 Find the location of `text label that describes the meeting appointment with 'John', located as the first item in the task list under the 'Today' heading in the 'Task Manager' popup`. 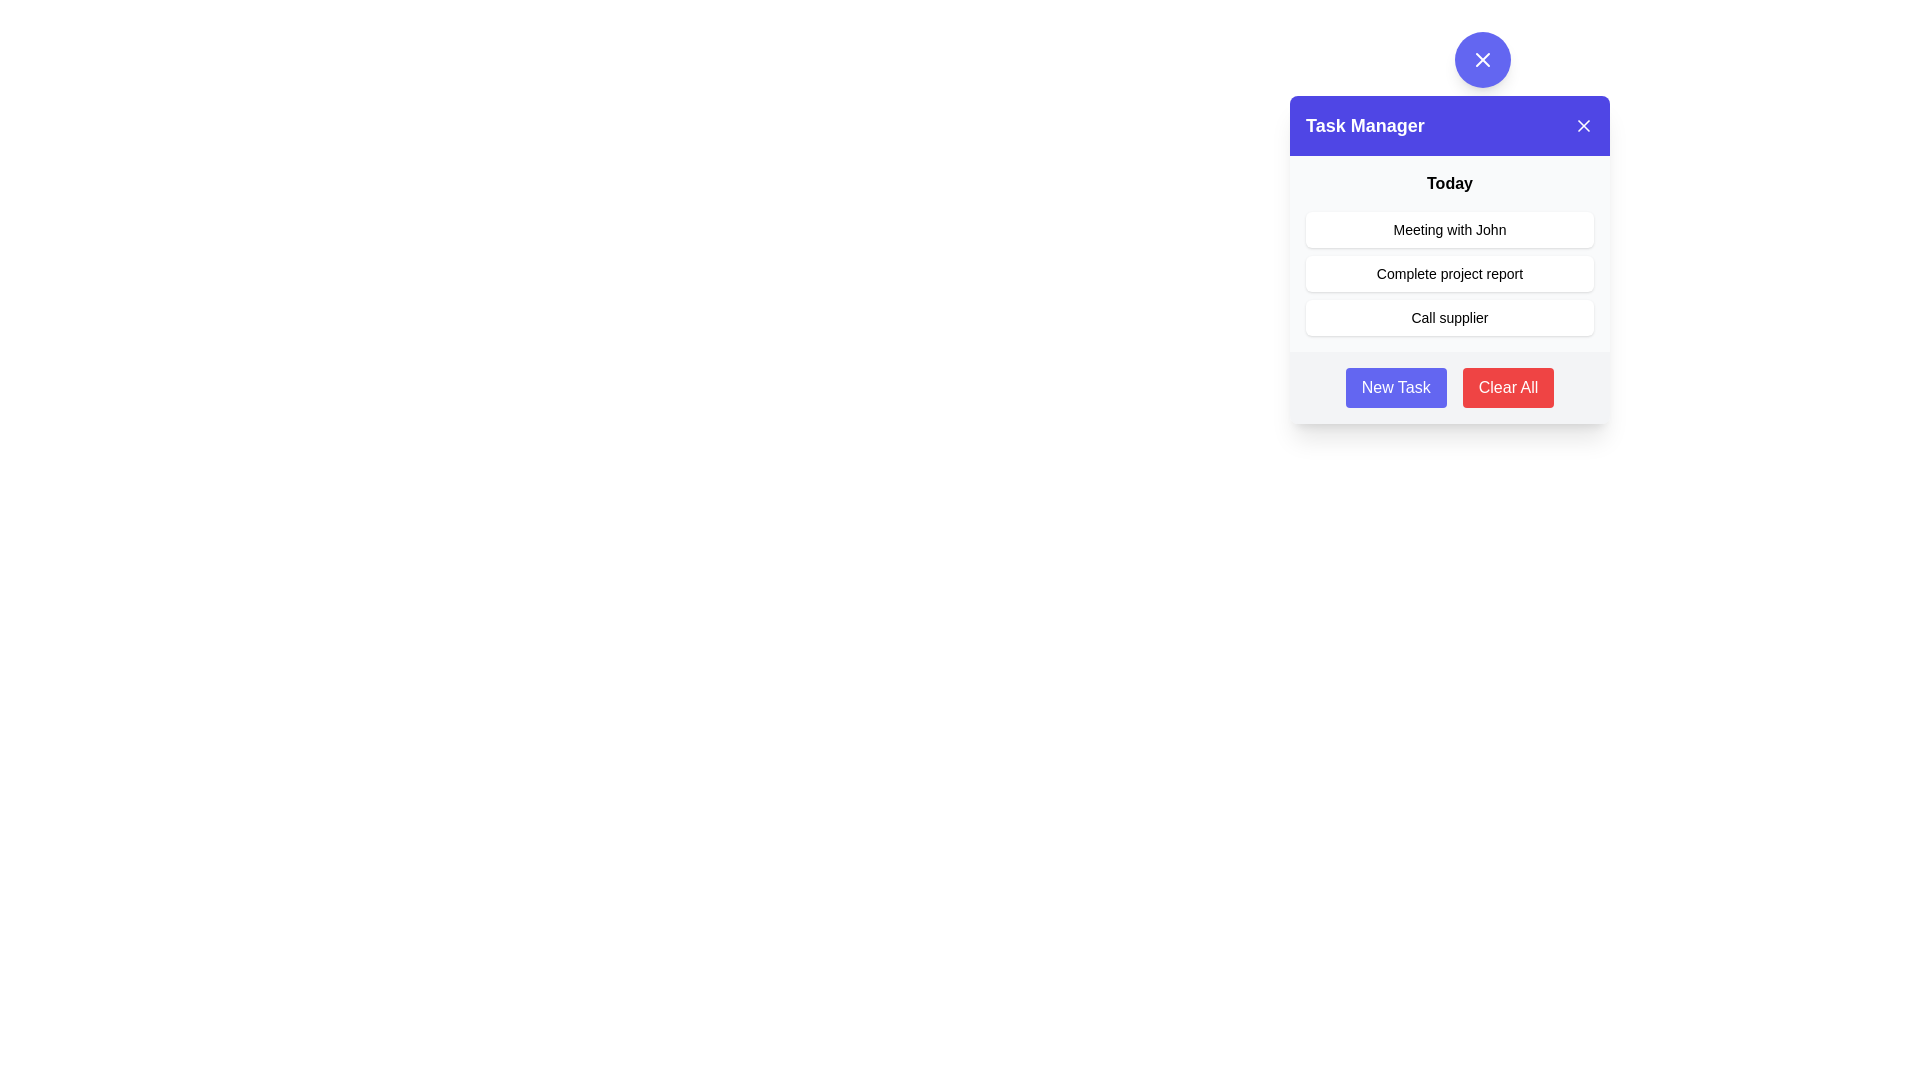

text label that describes the meeting appointment with 'John', located as the first item in the task list under the 'Today' heading in the 'Task Manager' popup is located at coordinates (1449, 229).